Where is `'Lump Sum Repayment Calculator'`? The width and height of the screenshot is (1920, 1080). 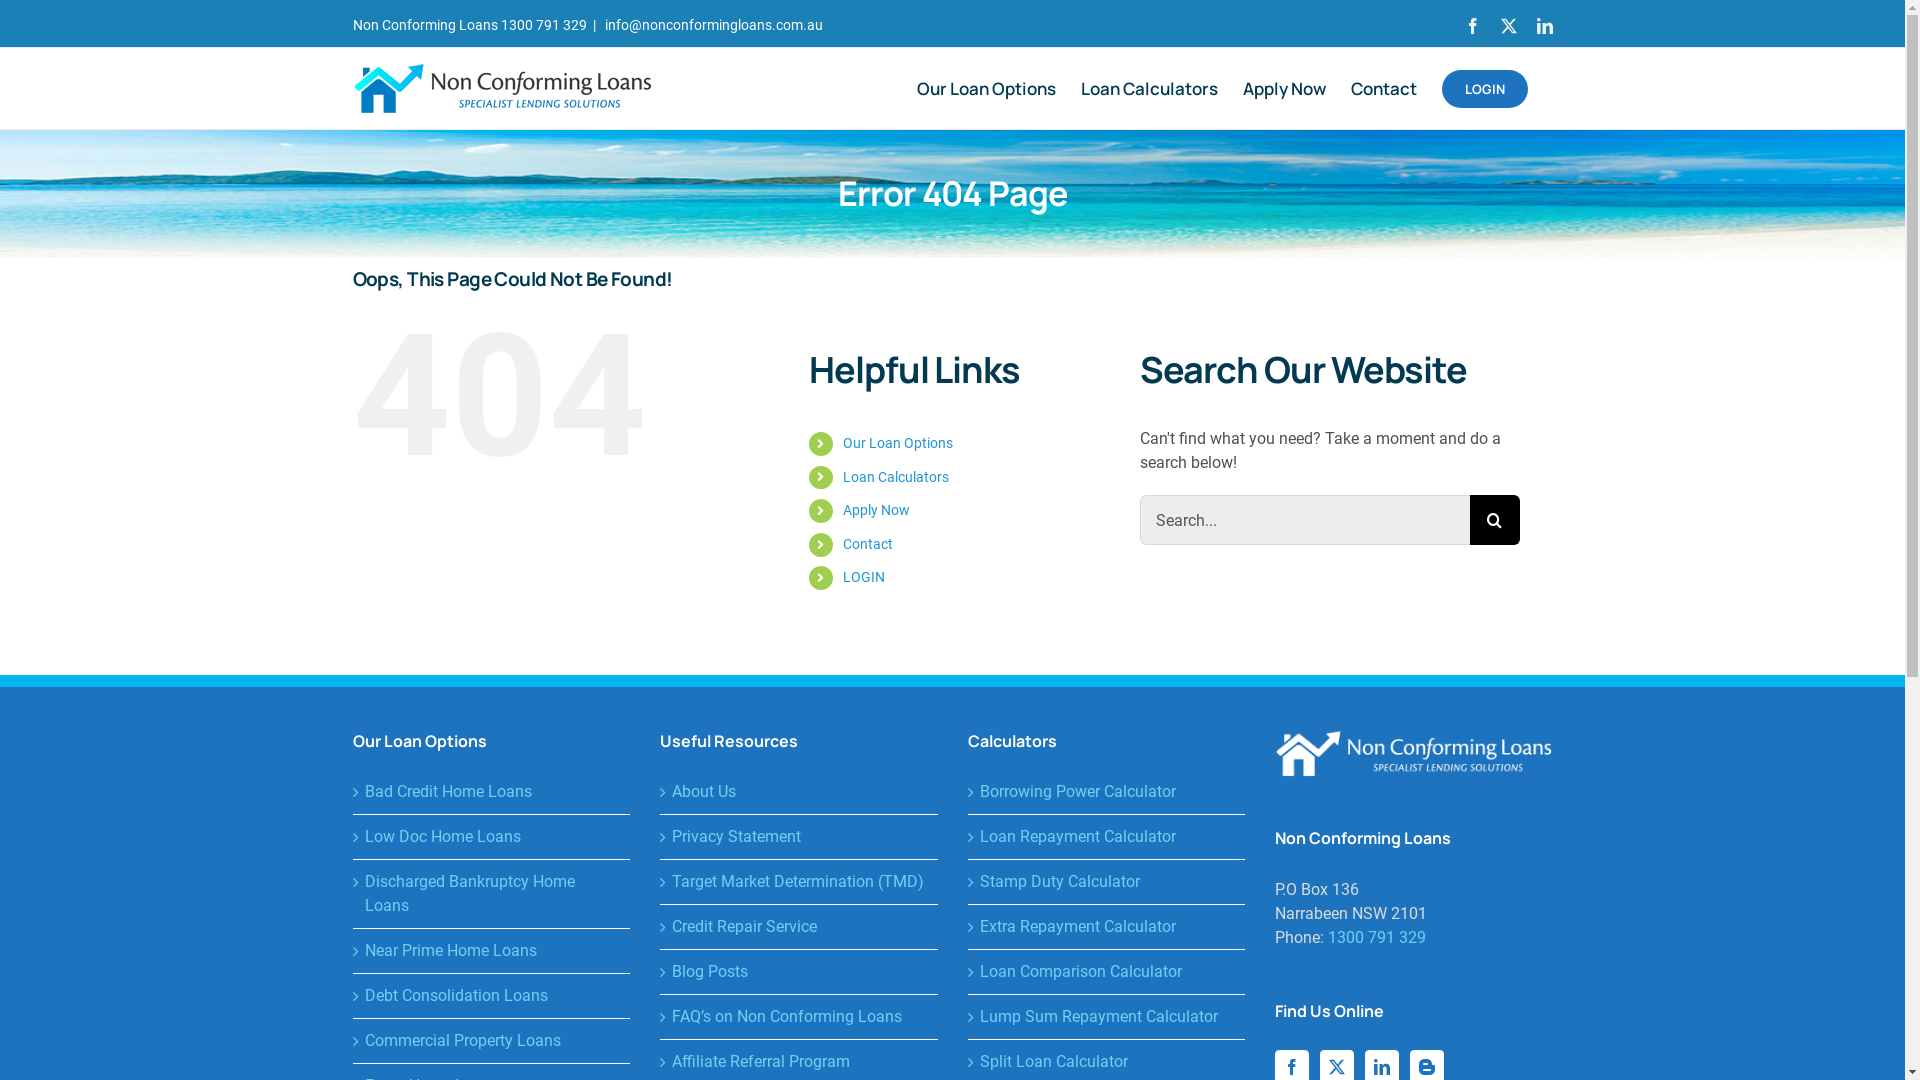
'Lump Sum Repayment Calculator' is located at coordinates (1107, 1017).